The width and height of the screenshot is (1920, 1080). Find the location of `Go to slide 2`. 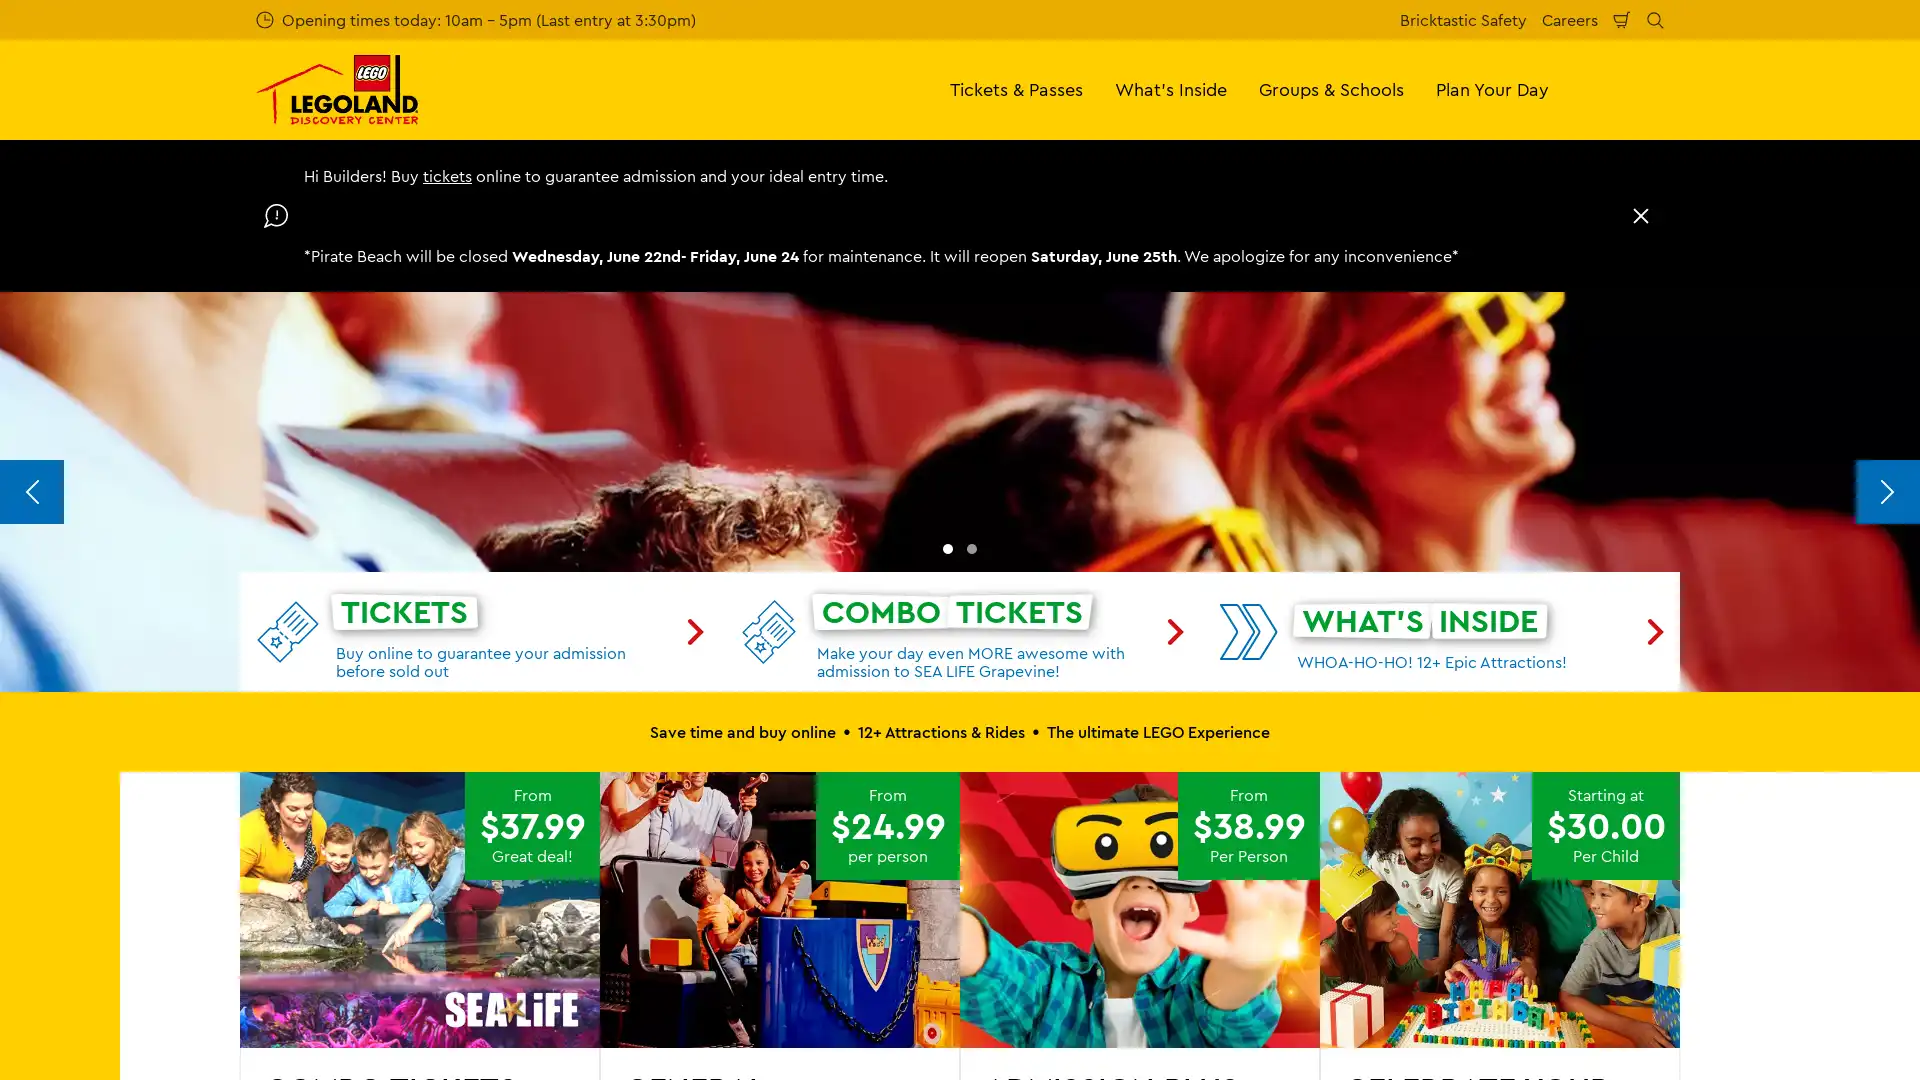

Go to slide 2 is located at coordinates (971, 926).